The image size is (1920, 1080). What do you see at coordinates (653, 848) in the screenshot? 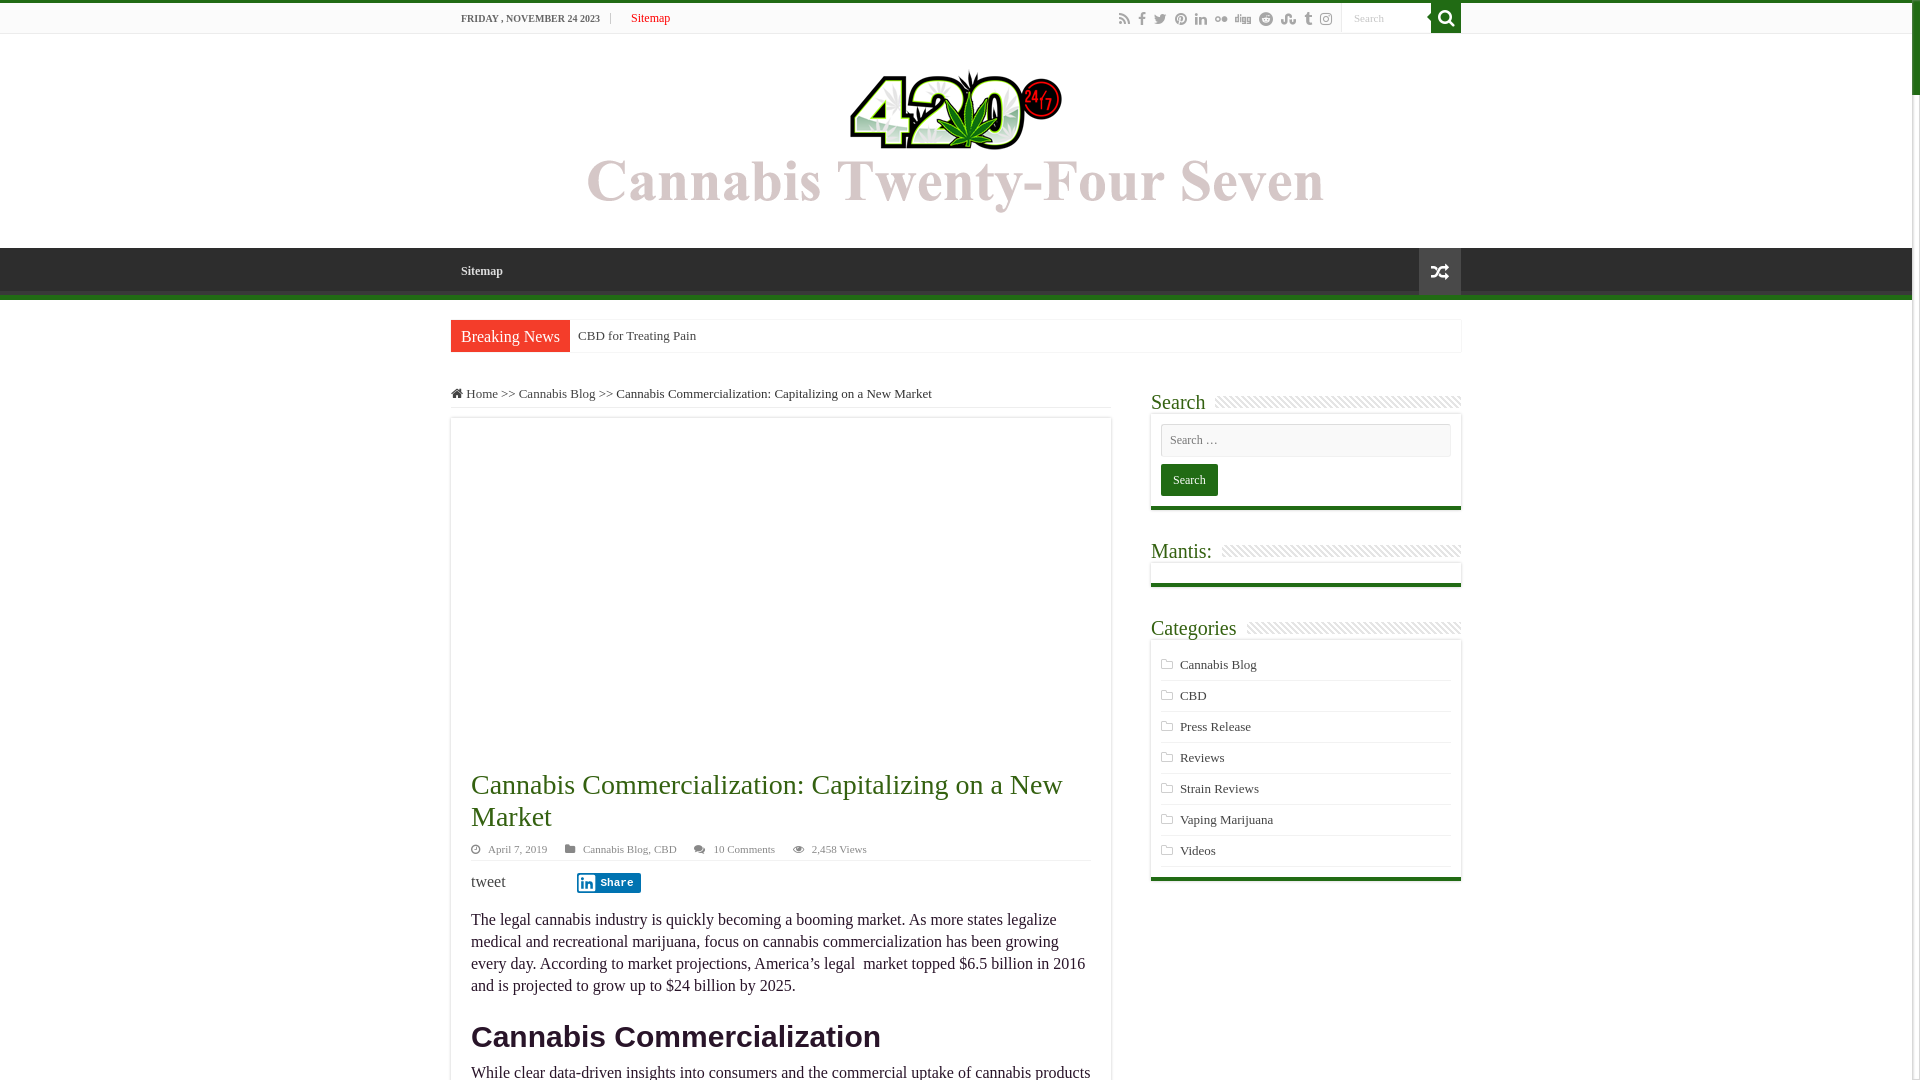
I see `'CBD'` at bounding box center [653, 848].